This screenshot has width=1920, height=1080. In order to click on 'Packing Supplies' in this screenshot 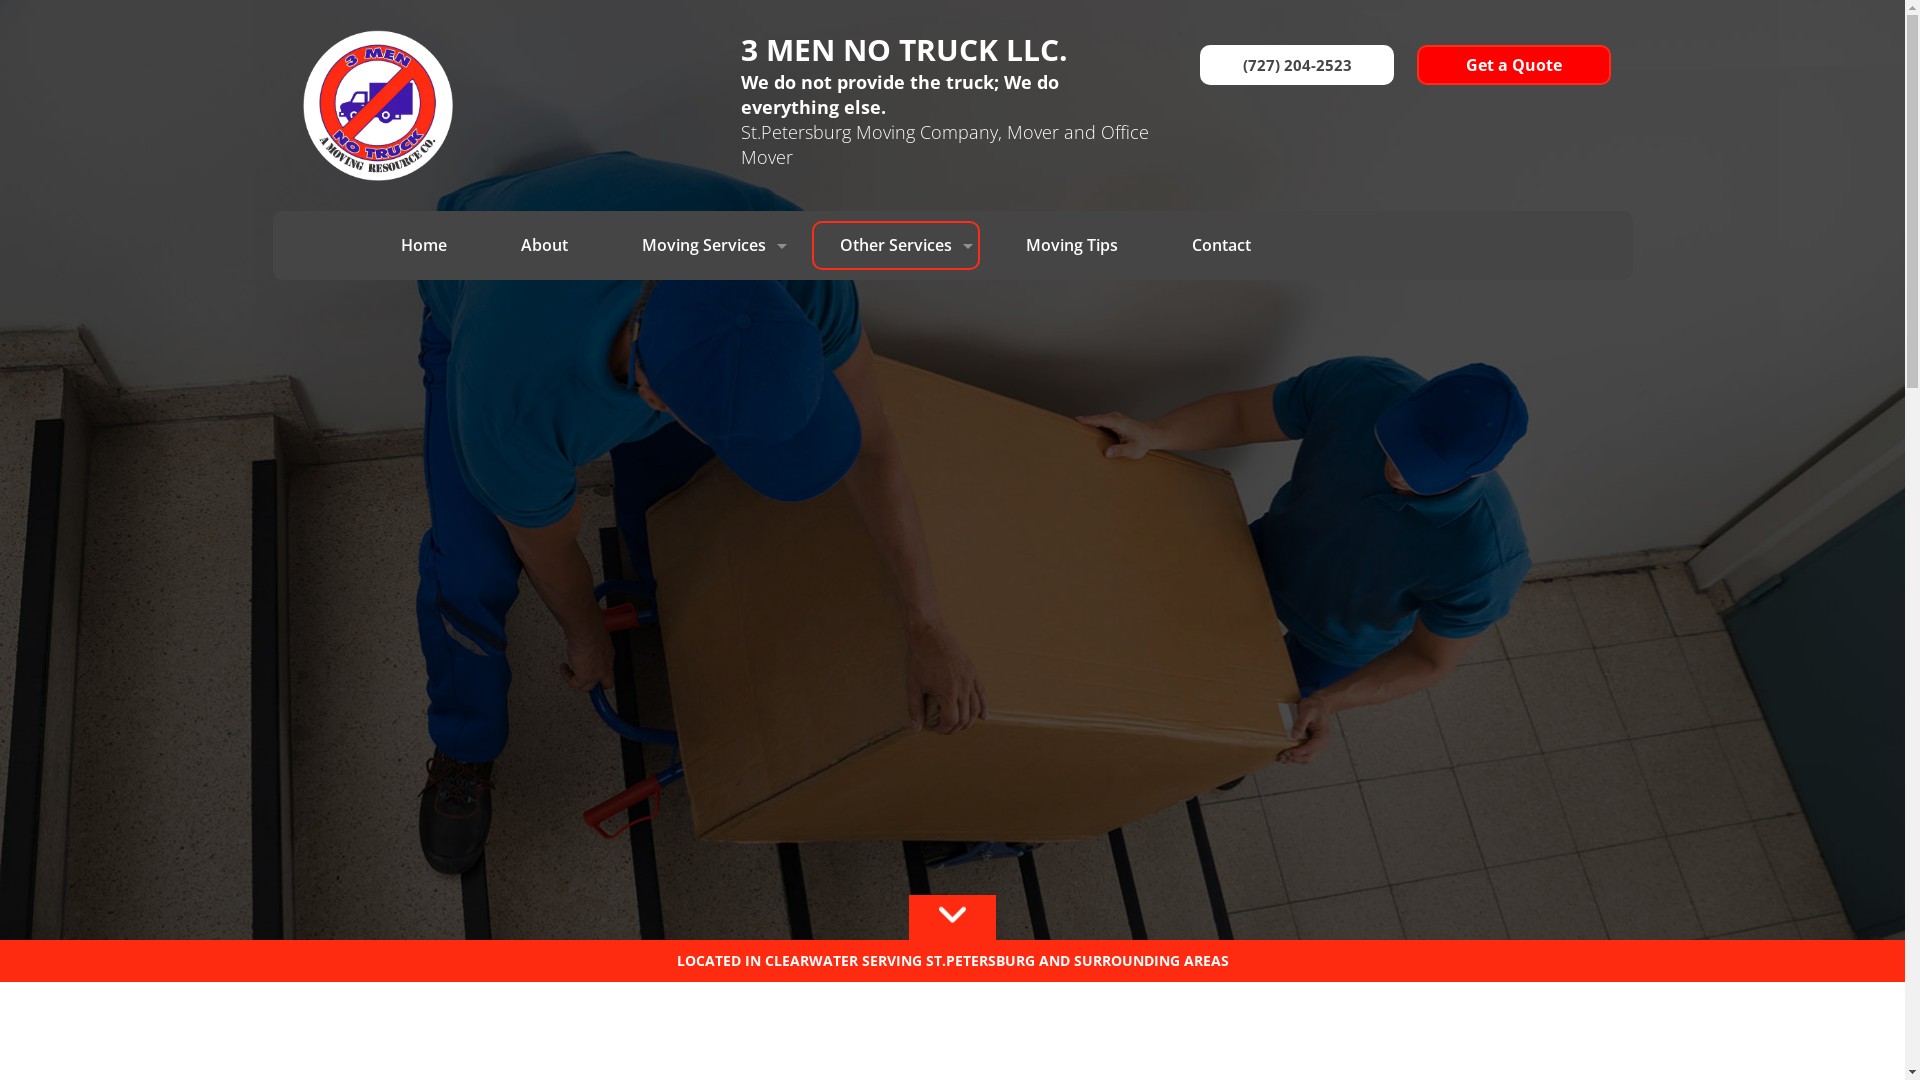, I will do `click(895, 392)`.